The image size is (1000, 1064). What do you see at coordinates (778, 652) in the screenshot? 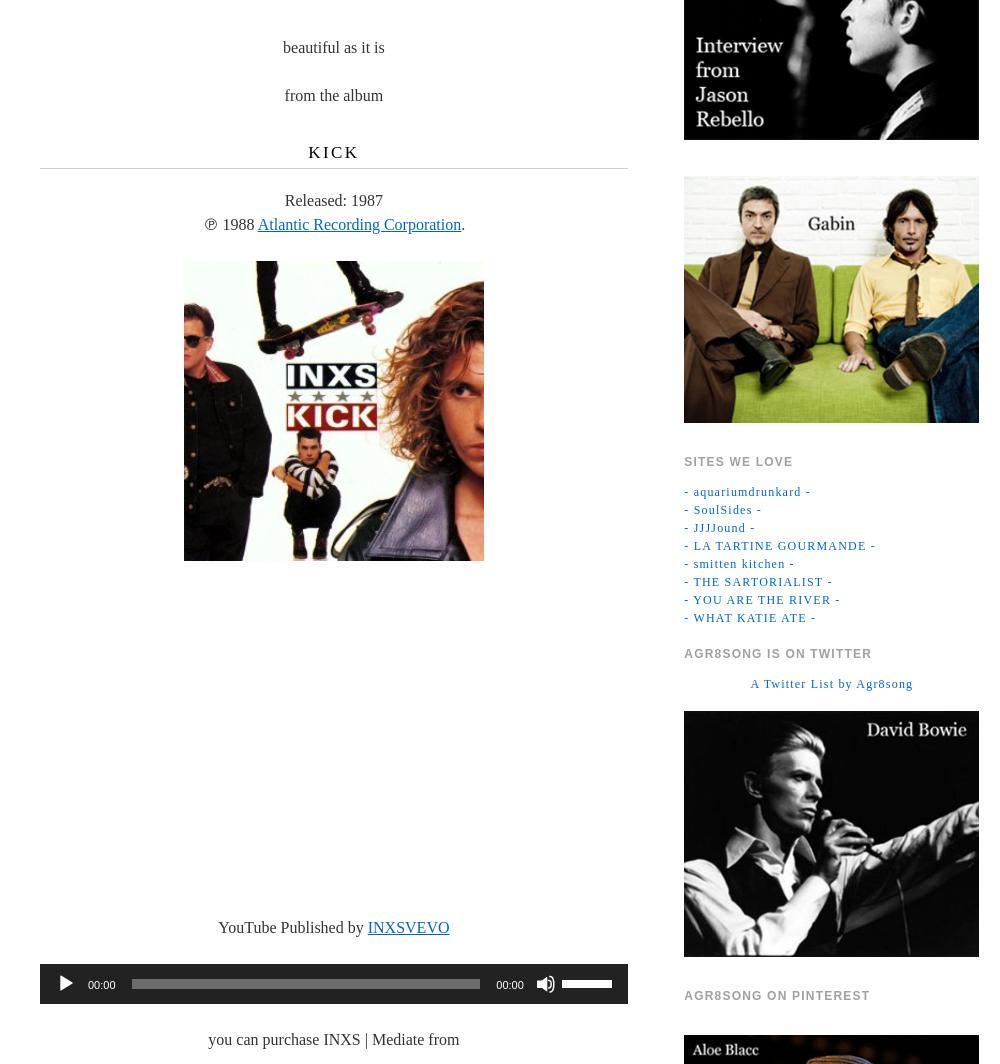
I see `'Agr8song is on twitter'` at bounding box center [778, 652].